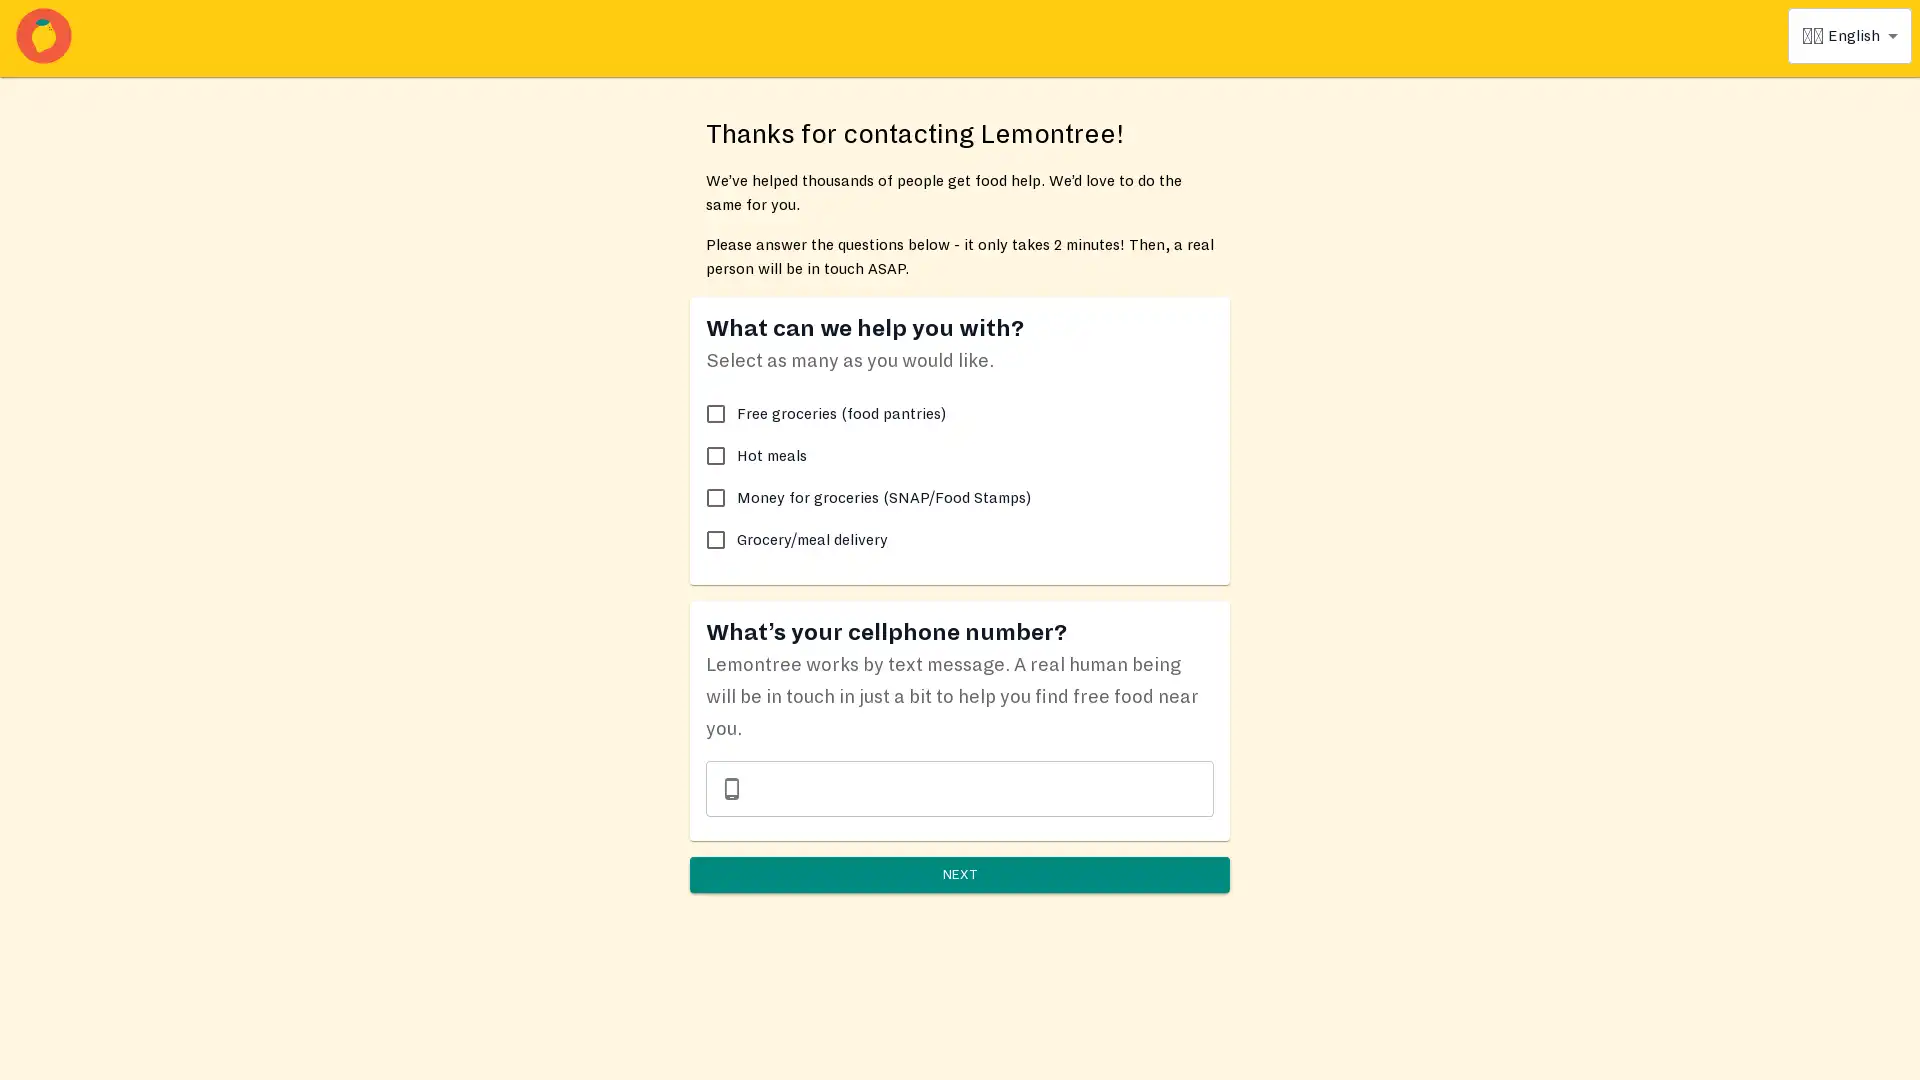 The width and height of the screenshot is (1920, 1080). What do you see at coordinates (960, 873) in the screenshot?
I see `NEXT` at bounding box center [960, 873].